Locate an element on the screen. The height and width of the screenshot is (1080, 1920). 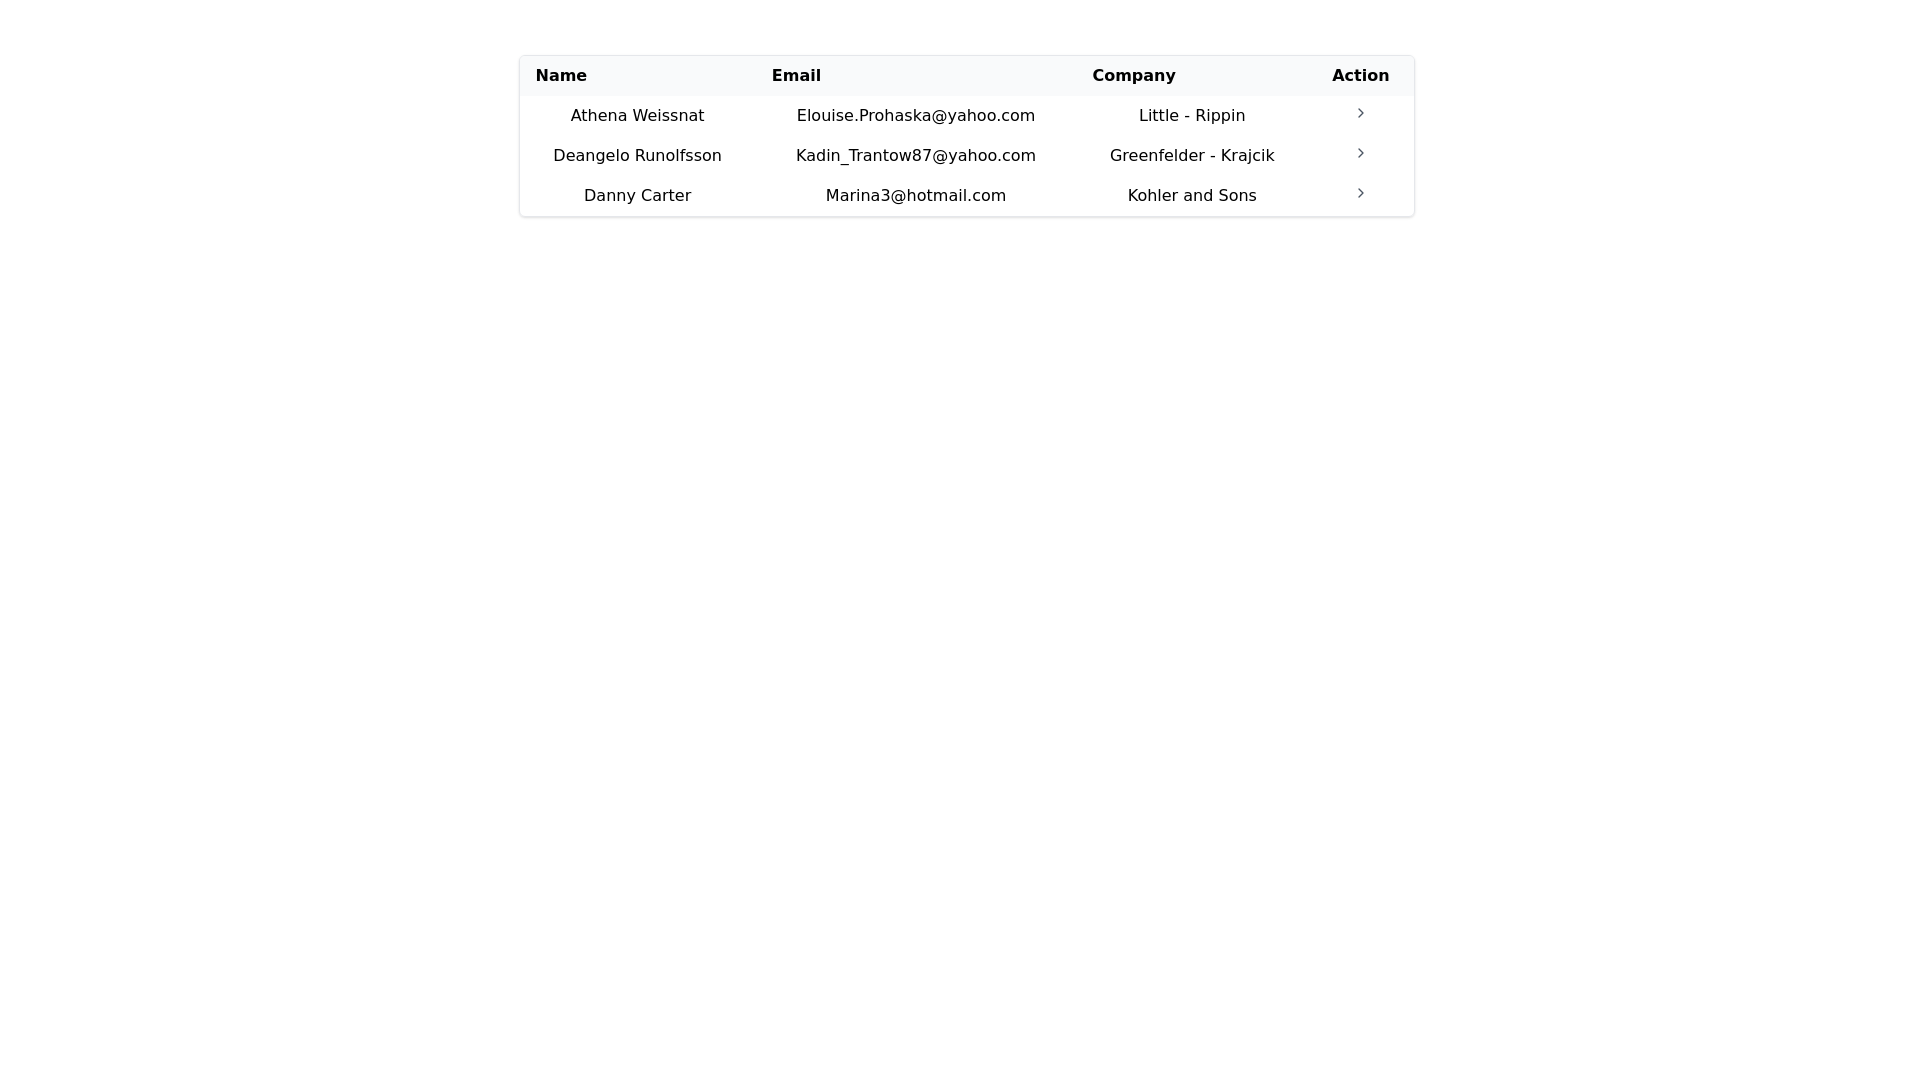
the small gray icon button resembling a right-facing arrow located in the 'Action' column corresponding to the entry 'Athena Weissnat' is located at coordinates (1360, 112).